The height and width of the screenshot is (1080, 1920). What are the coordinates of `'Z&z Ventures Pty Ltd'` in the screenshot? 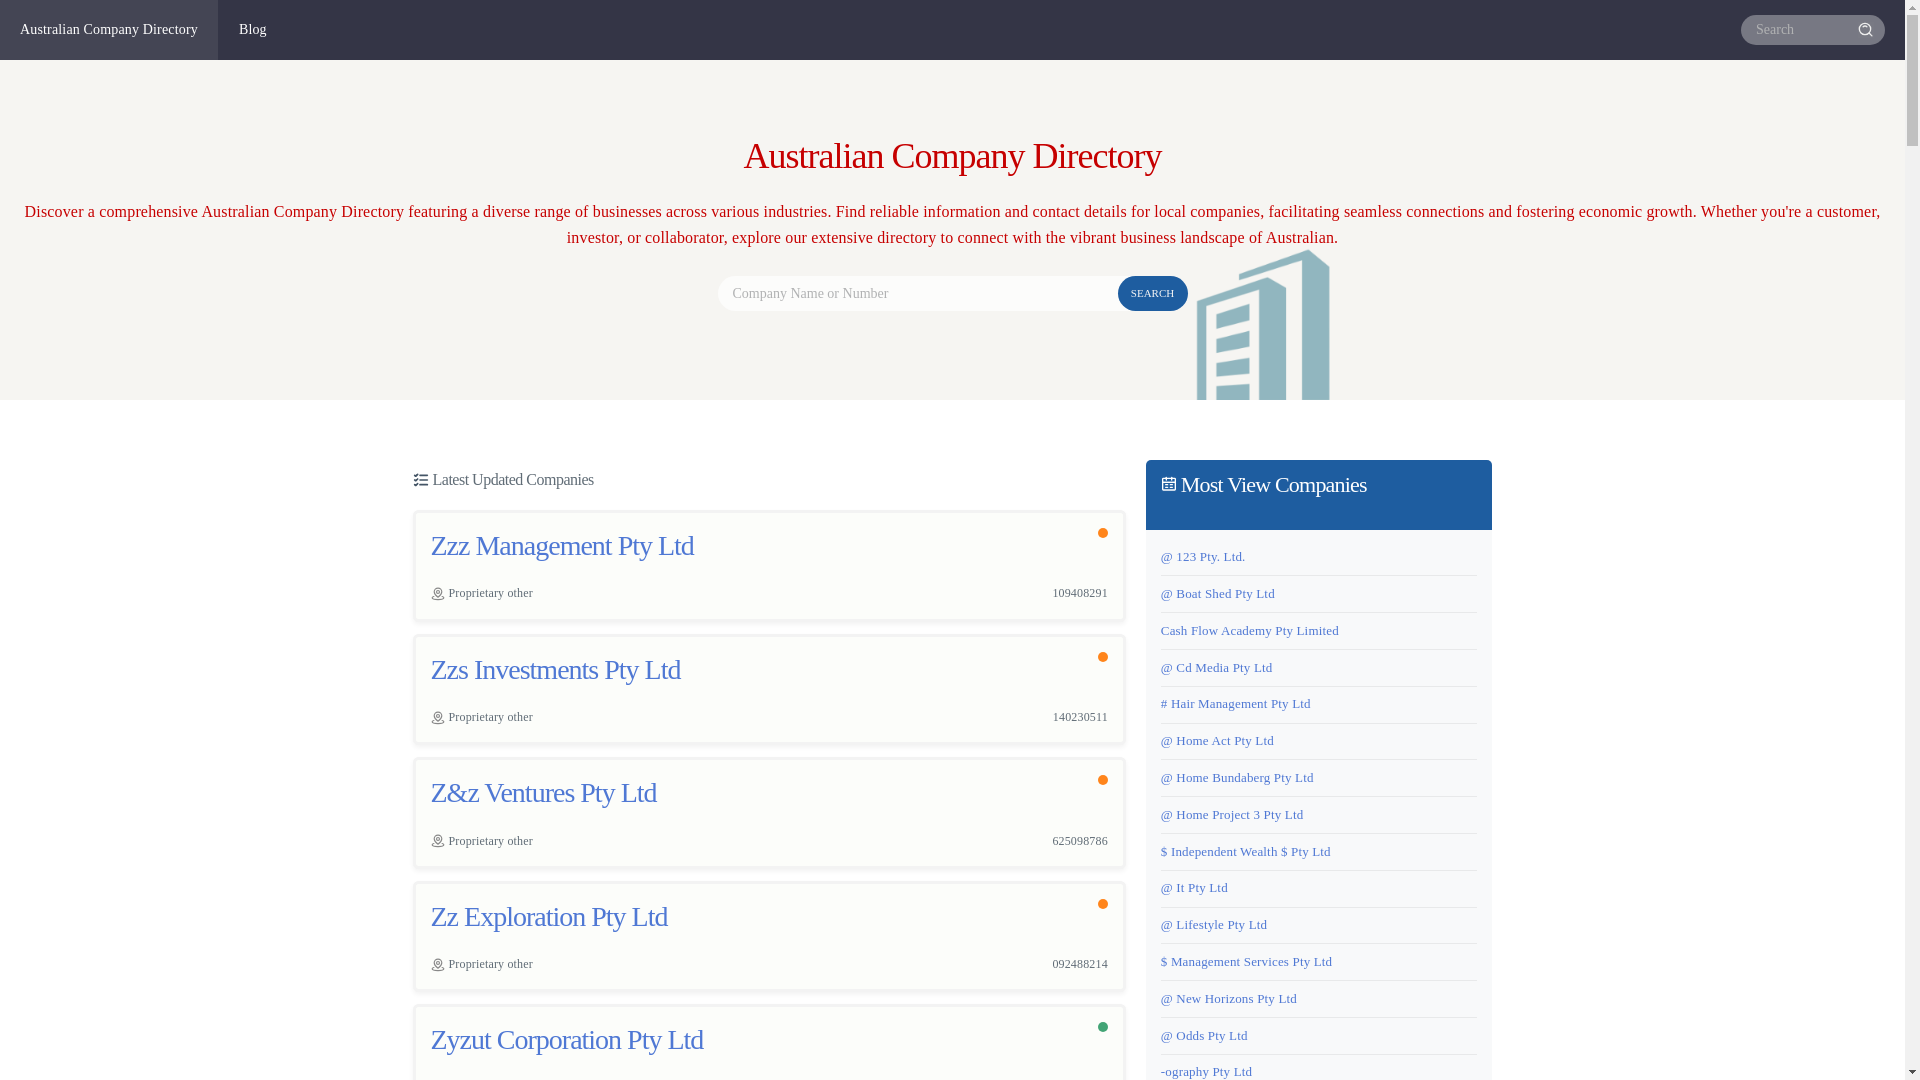 It's located at (429, 791).